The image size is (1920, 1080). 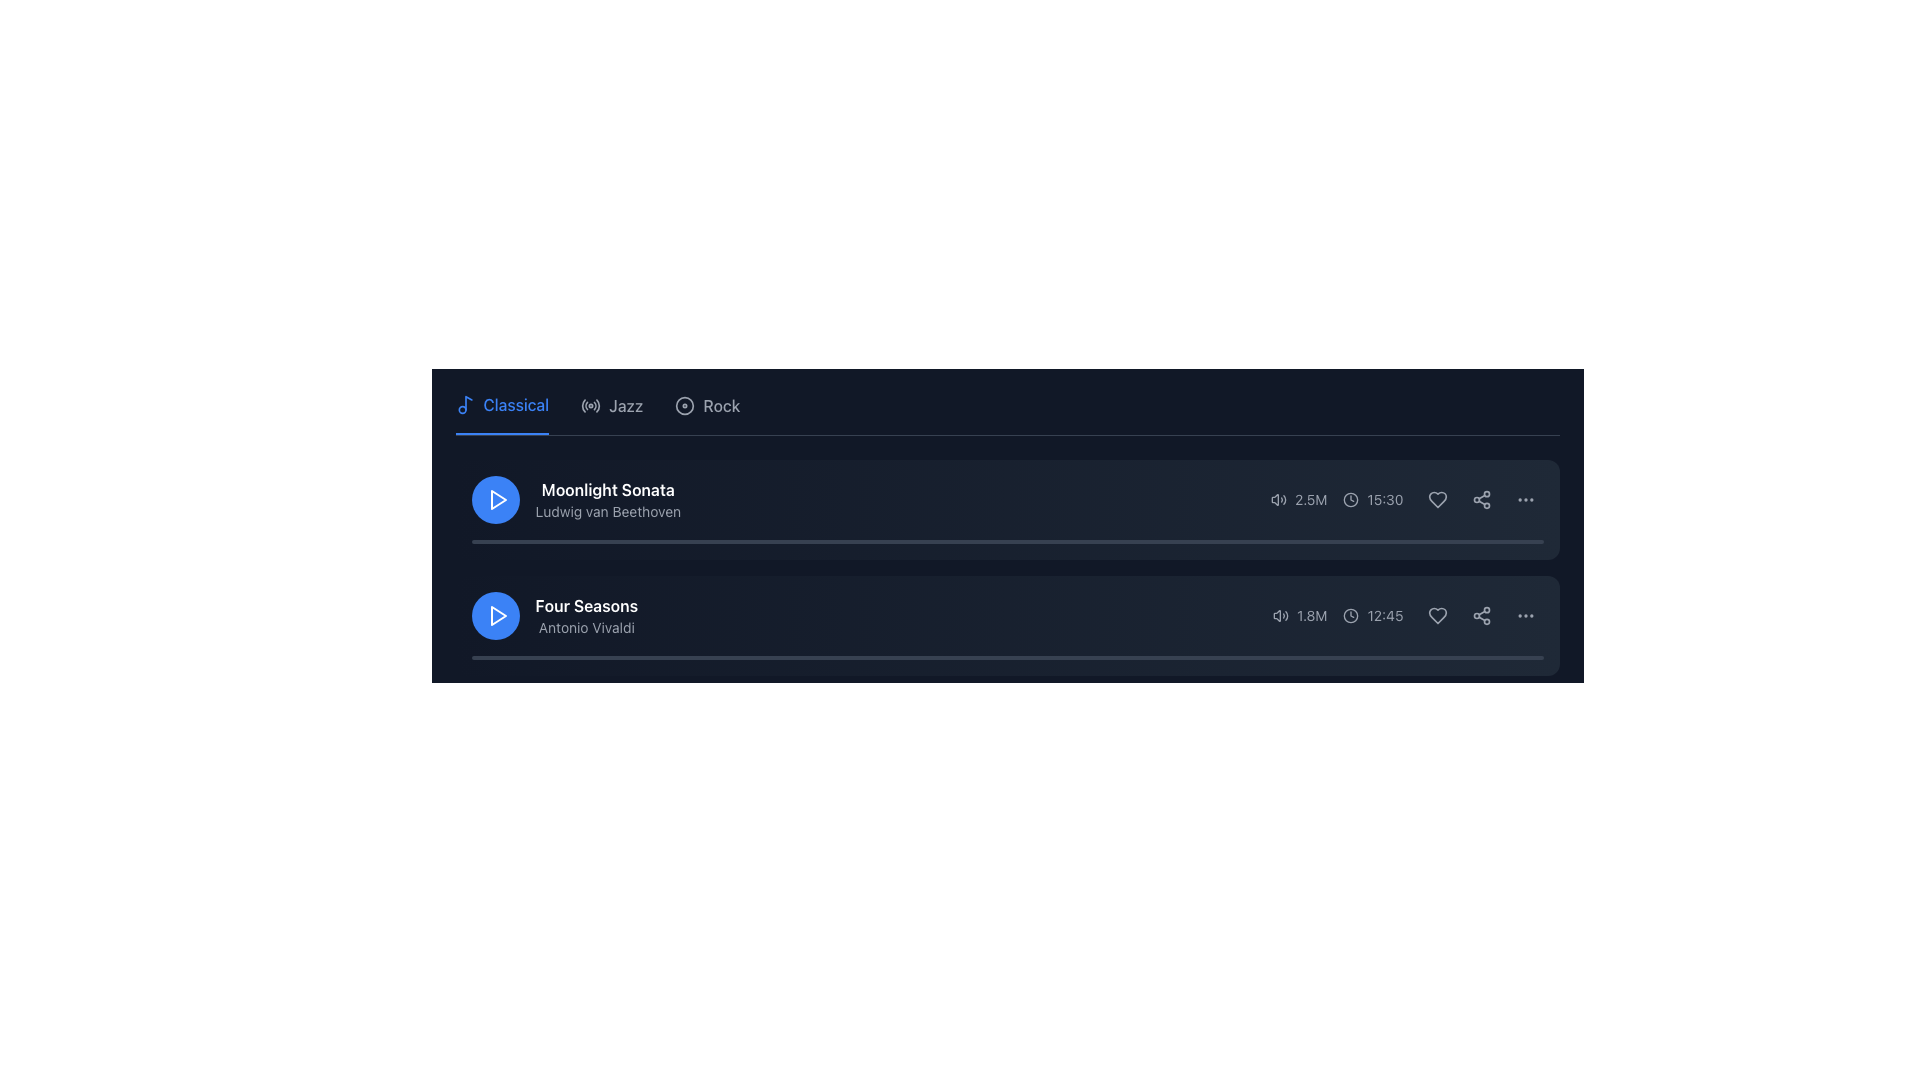 I want to click on the ellipsis icon button, which consists of three small light gray dots arranged horizontally and is located to the far right of the music track titled 'Four Seasons' by Antonio Vivaldi, so click(x=1524, y=615).